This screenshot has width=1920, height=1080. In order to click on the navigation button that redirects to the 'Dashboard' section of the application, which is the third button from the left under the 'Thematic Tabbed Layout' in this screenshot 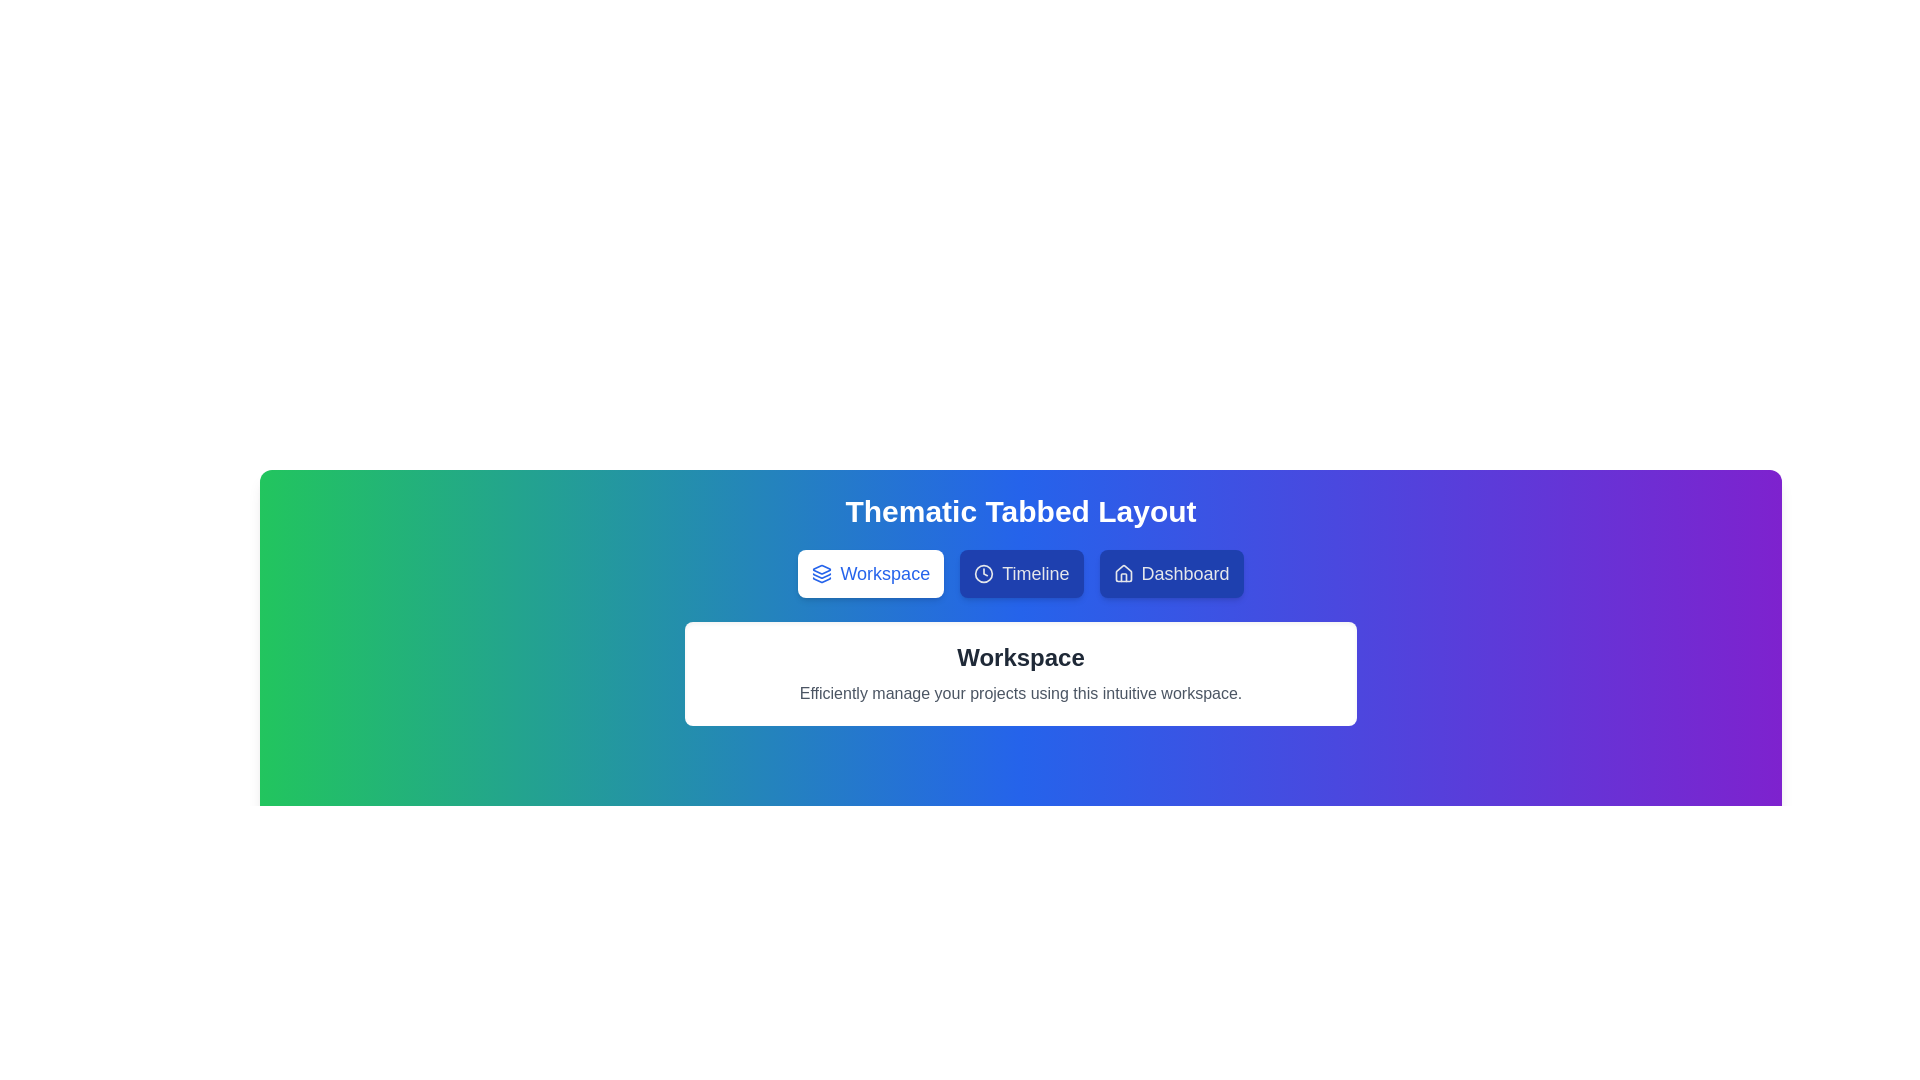, I will do `click(1171, 574)`.